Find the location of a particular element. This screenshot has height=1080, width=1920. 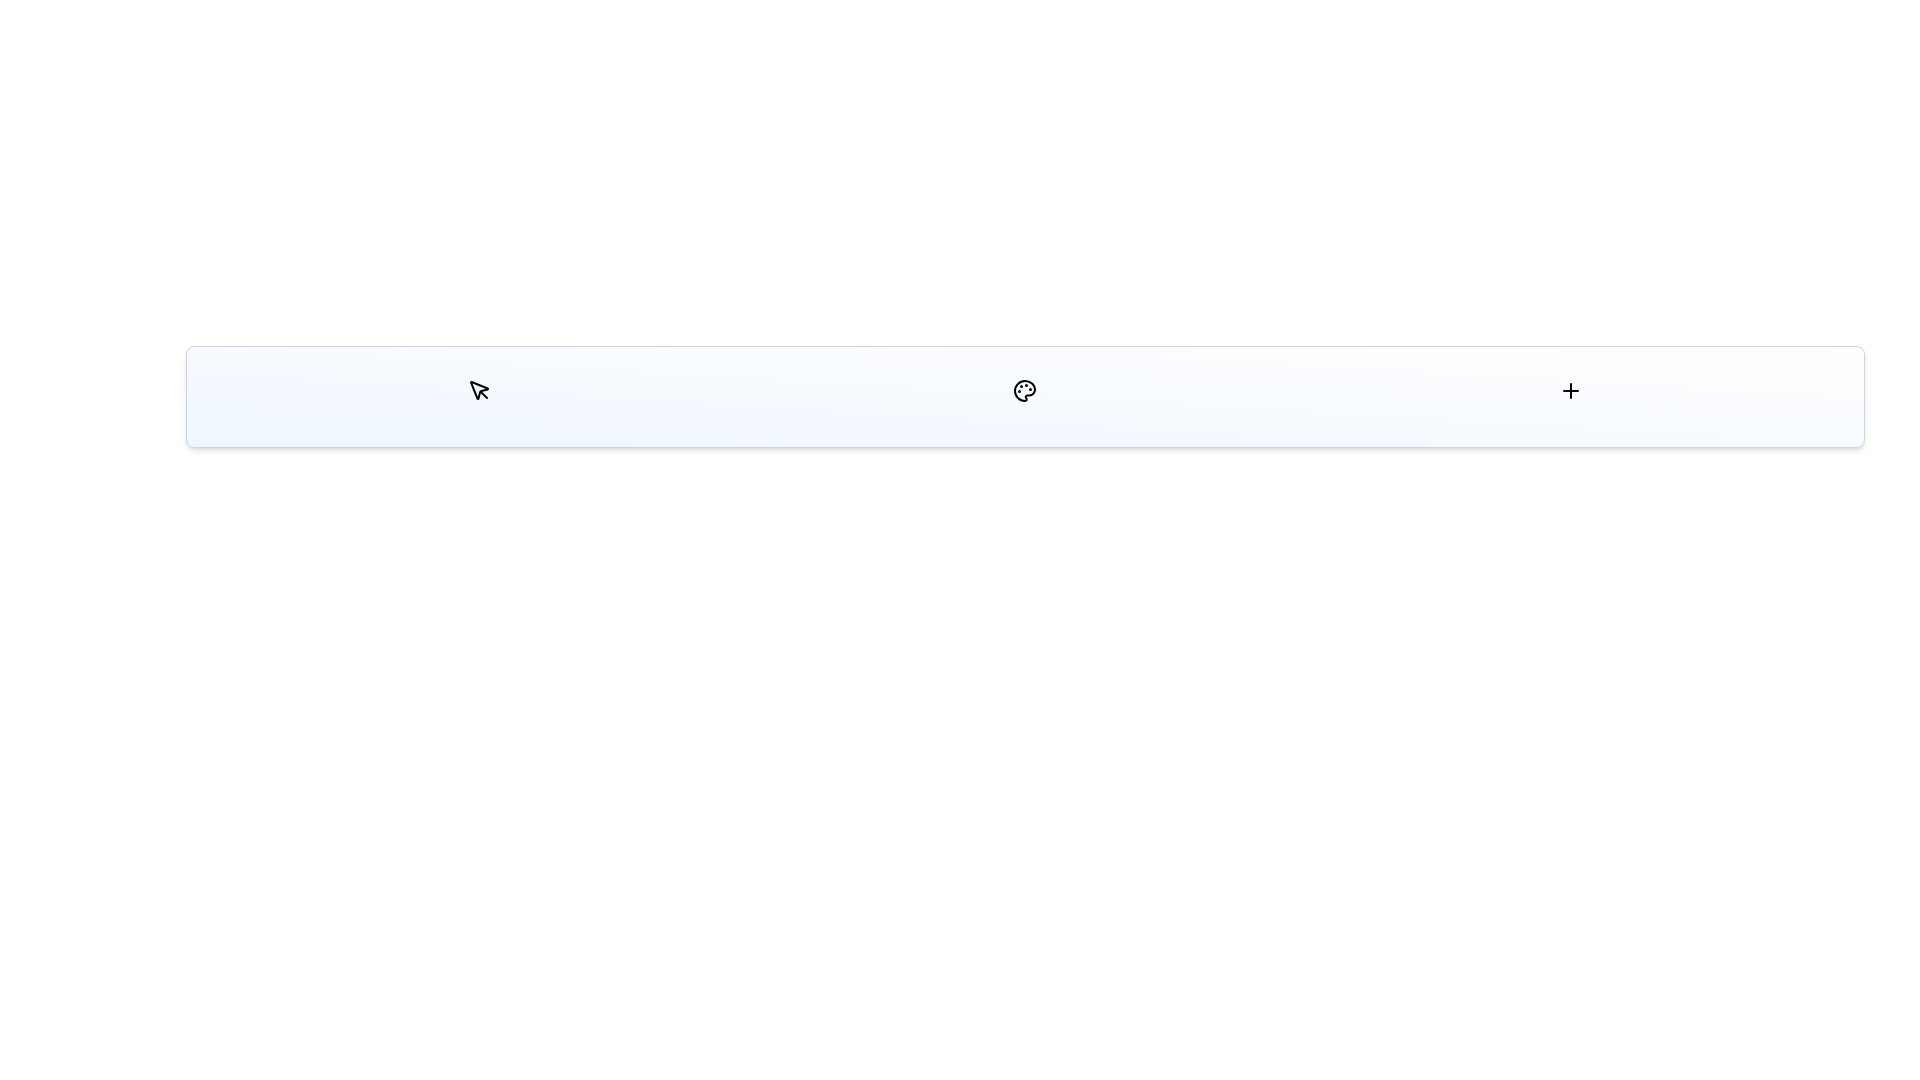

the toggle button with 0 to inspect its tooltip is located at coordinates (478, 390).